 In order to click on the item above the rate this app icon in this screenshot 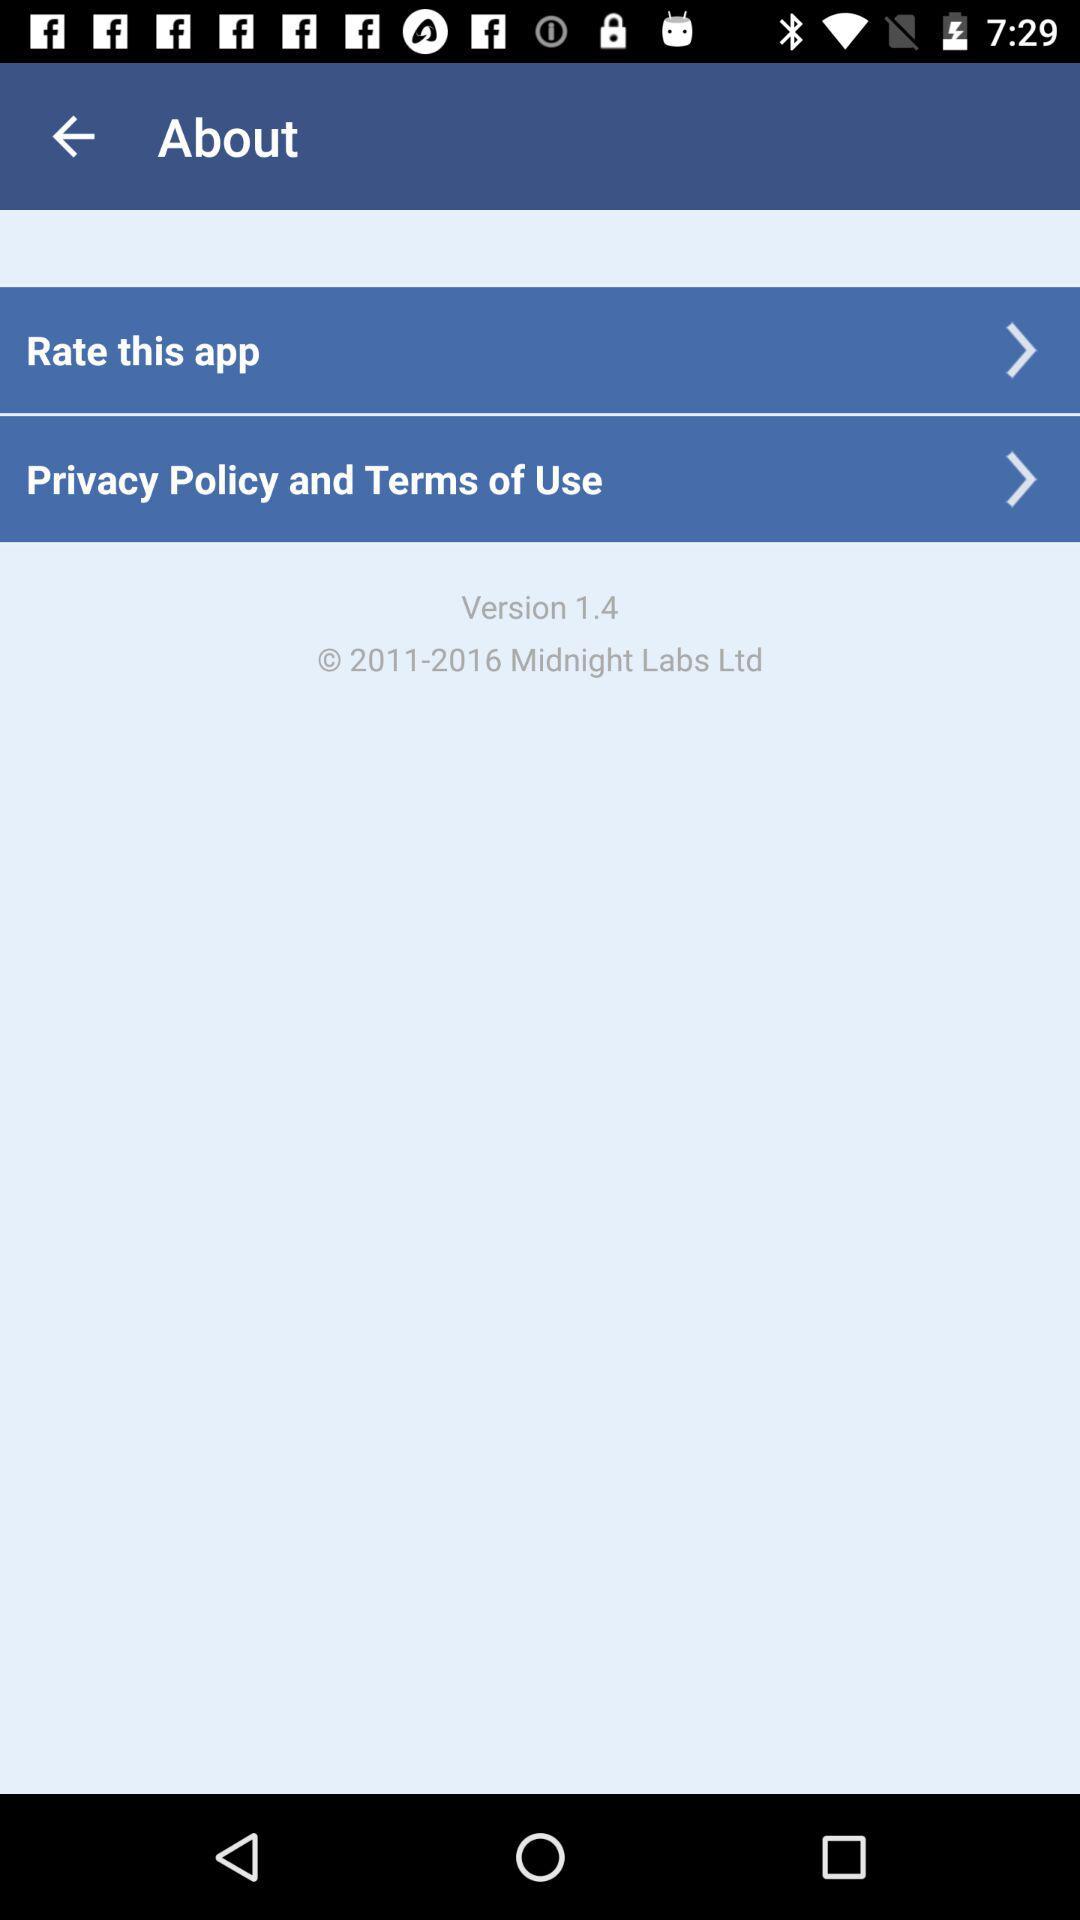, I will do `click(72, 135)`.